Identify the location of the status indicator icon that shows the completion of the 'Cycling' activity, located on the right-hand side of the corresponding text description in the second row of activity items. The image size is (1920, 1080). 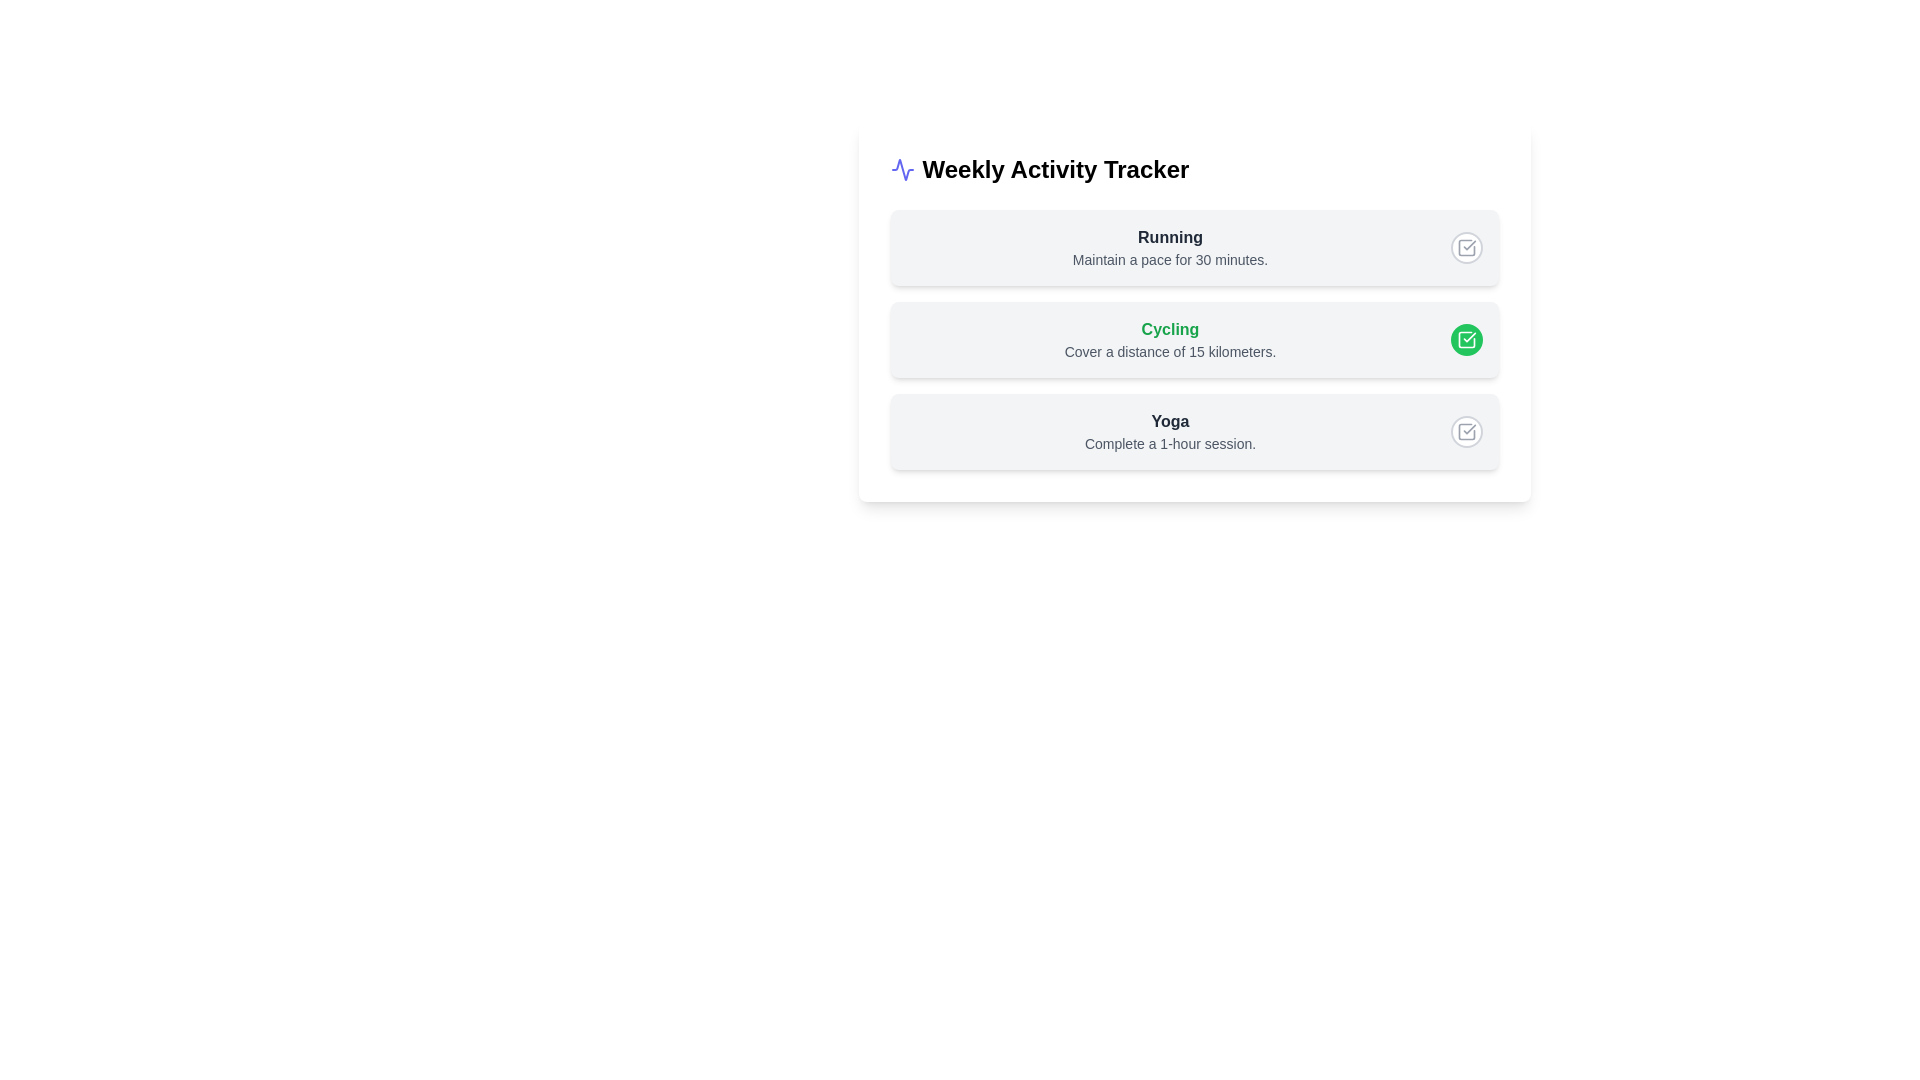
(1466, 338).